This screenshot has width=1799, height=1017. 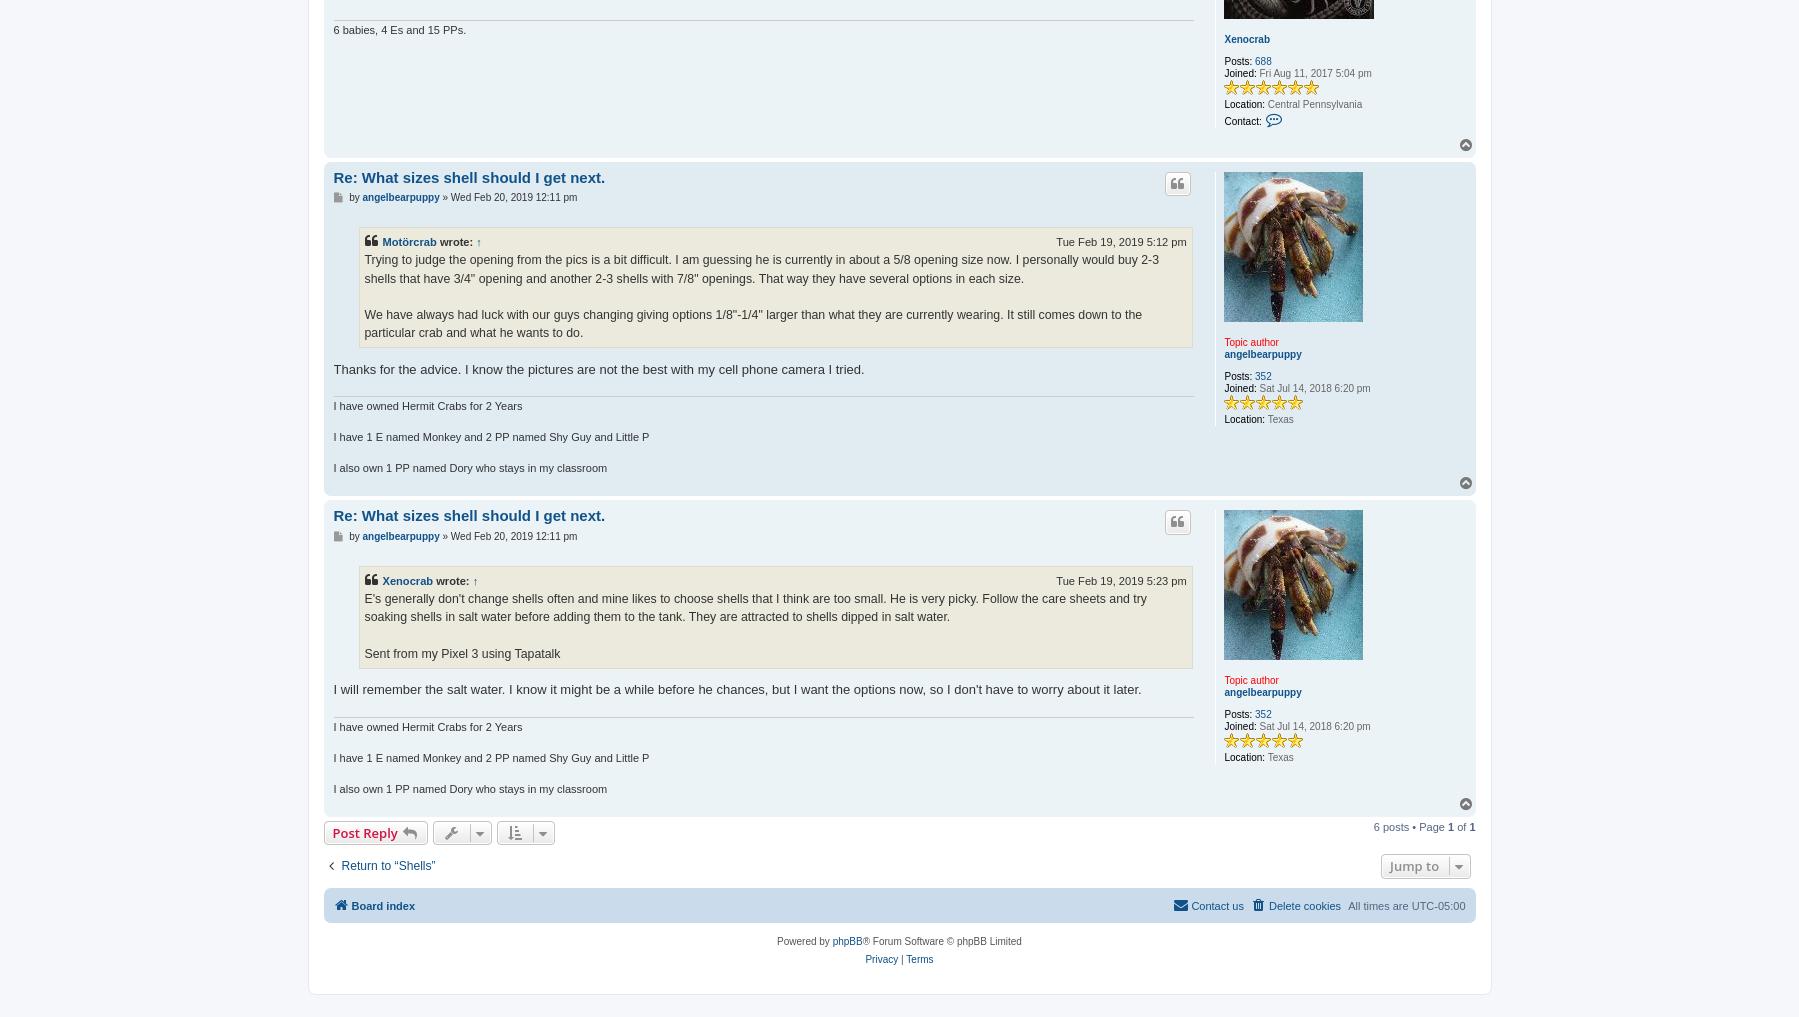 I want to click on 'Contact us', so click(x=1217, y=904).